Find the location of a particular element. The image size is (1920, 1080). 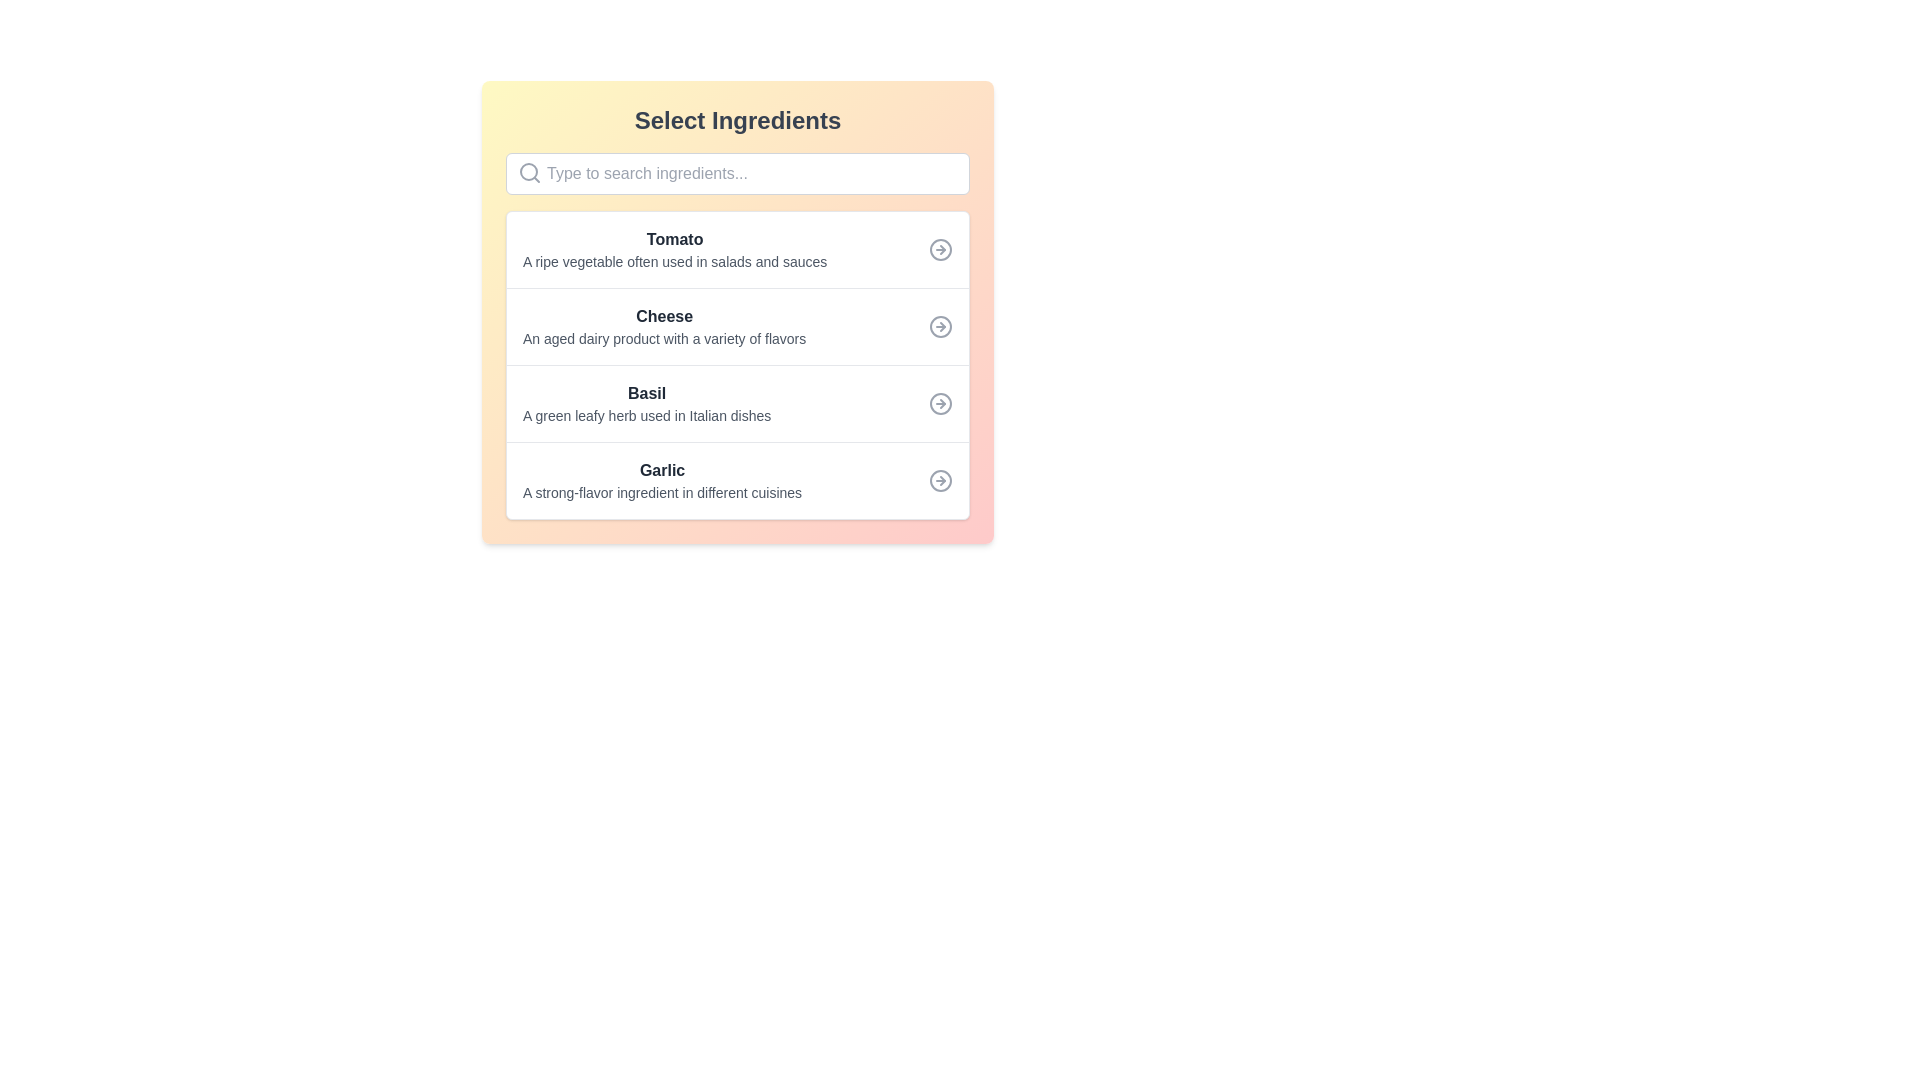

the forward navigation icon related to the 'Cheese' option, located to the far right of the 'Cheese' row is located at coordinates (939, 326).